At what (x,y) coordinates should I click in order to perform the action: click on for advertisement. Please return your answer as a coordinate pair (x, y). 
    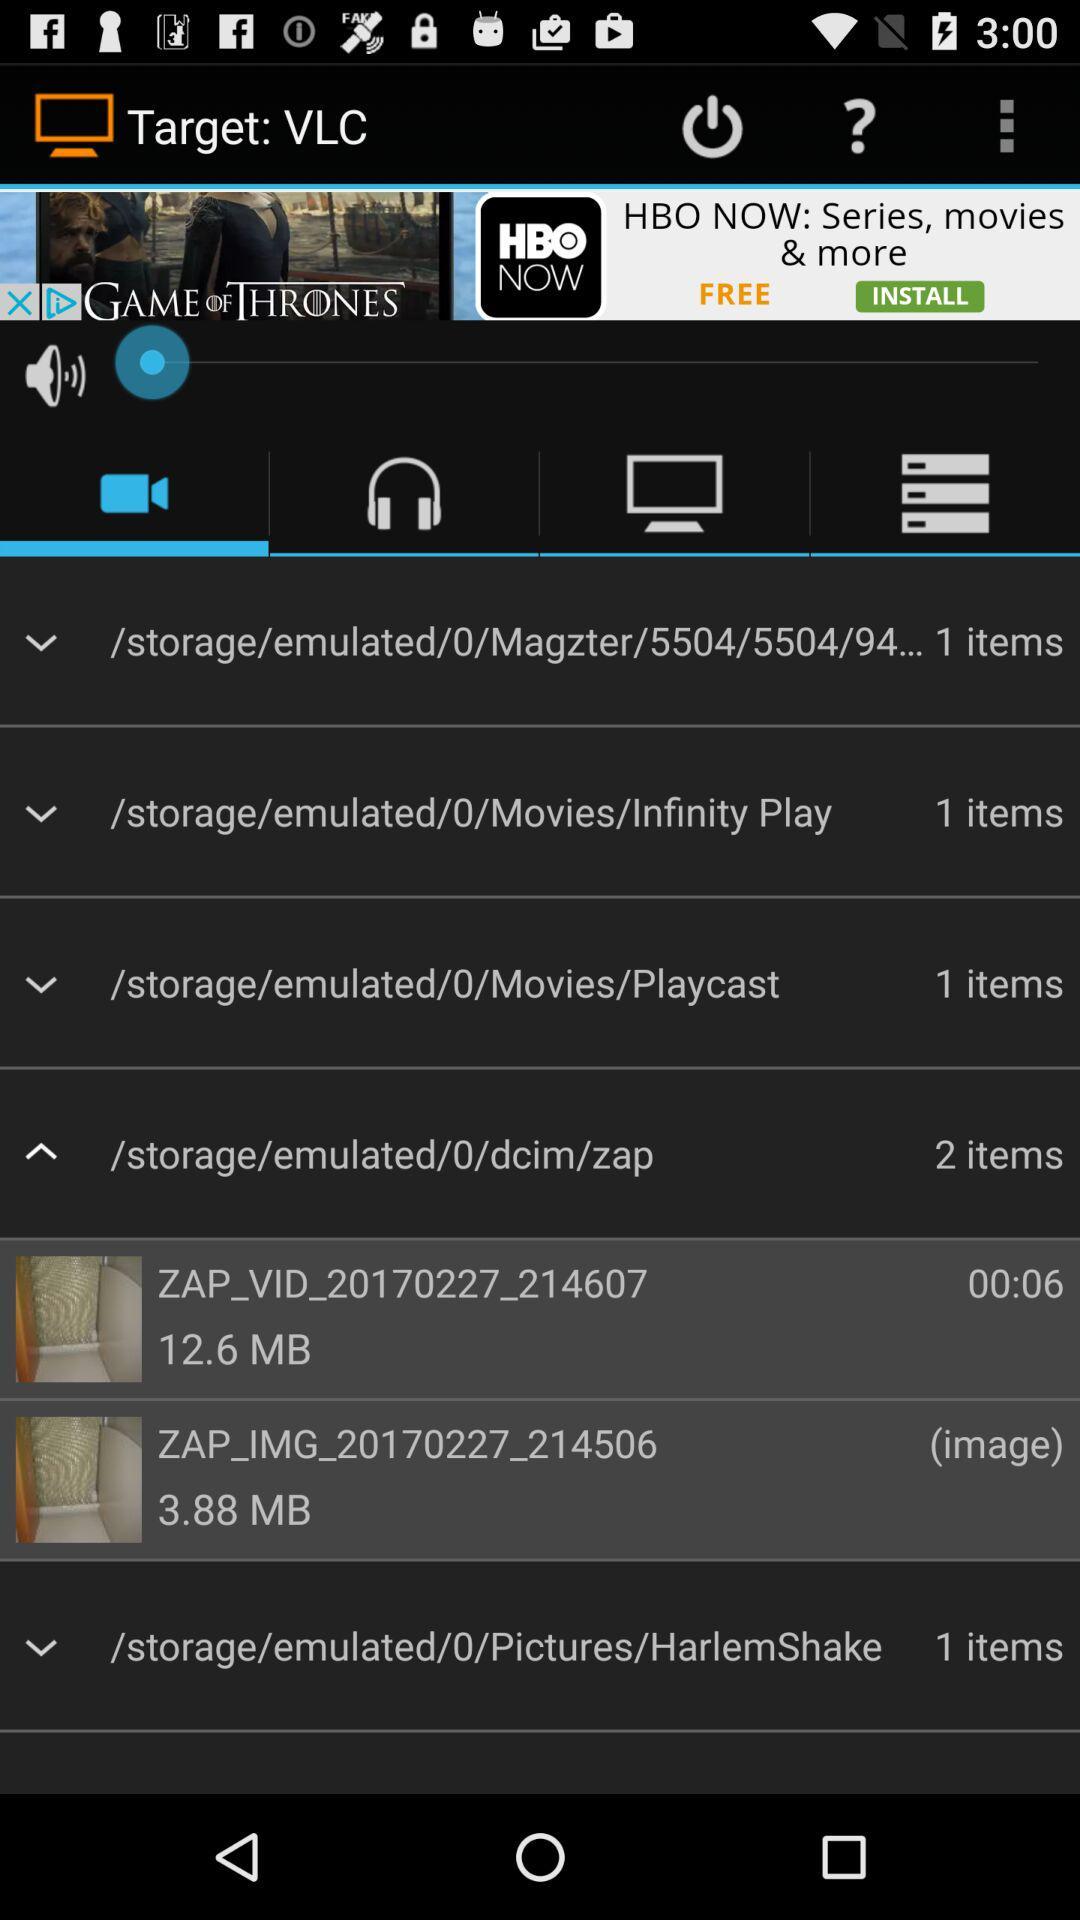
    Looking at the image, I should click on (540, 253).